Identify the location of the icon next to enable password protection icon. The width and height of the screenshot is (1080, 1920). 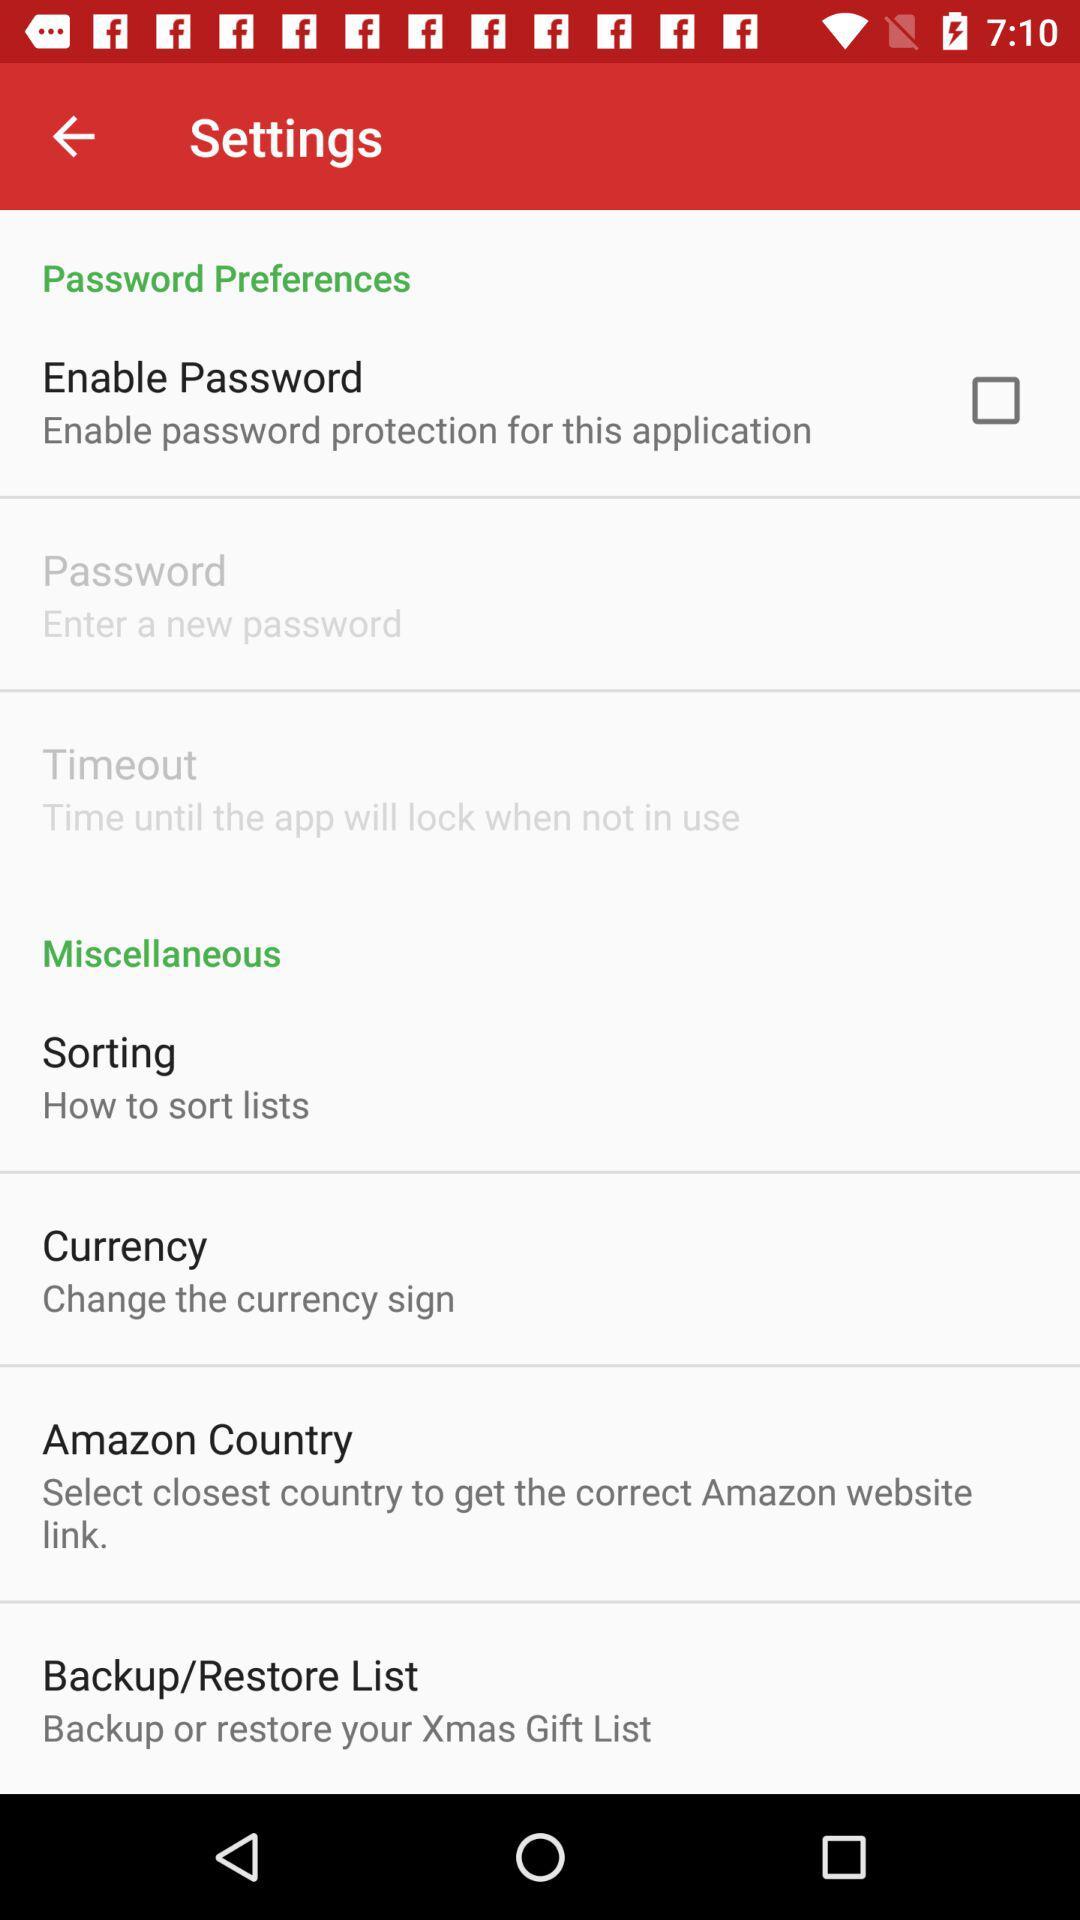
(995, 400).